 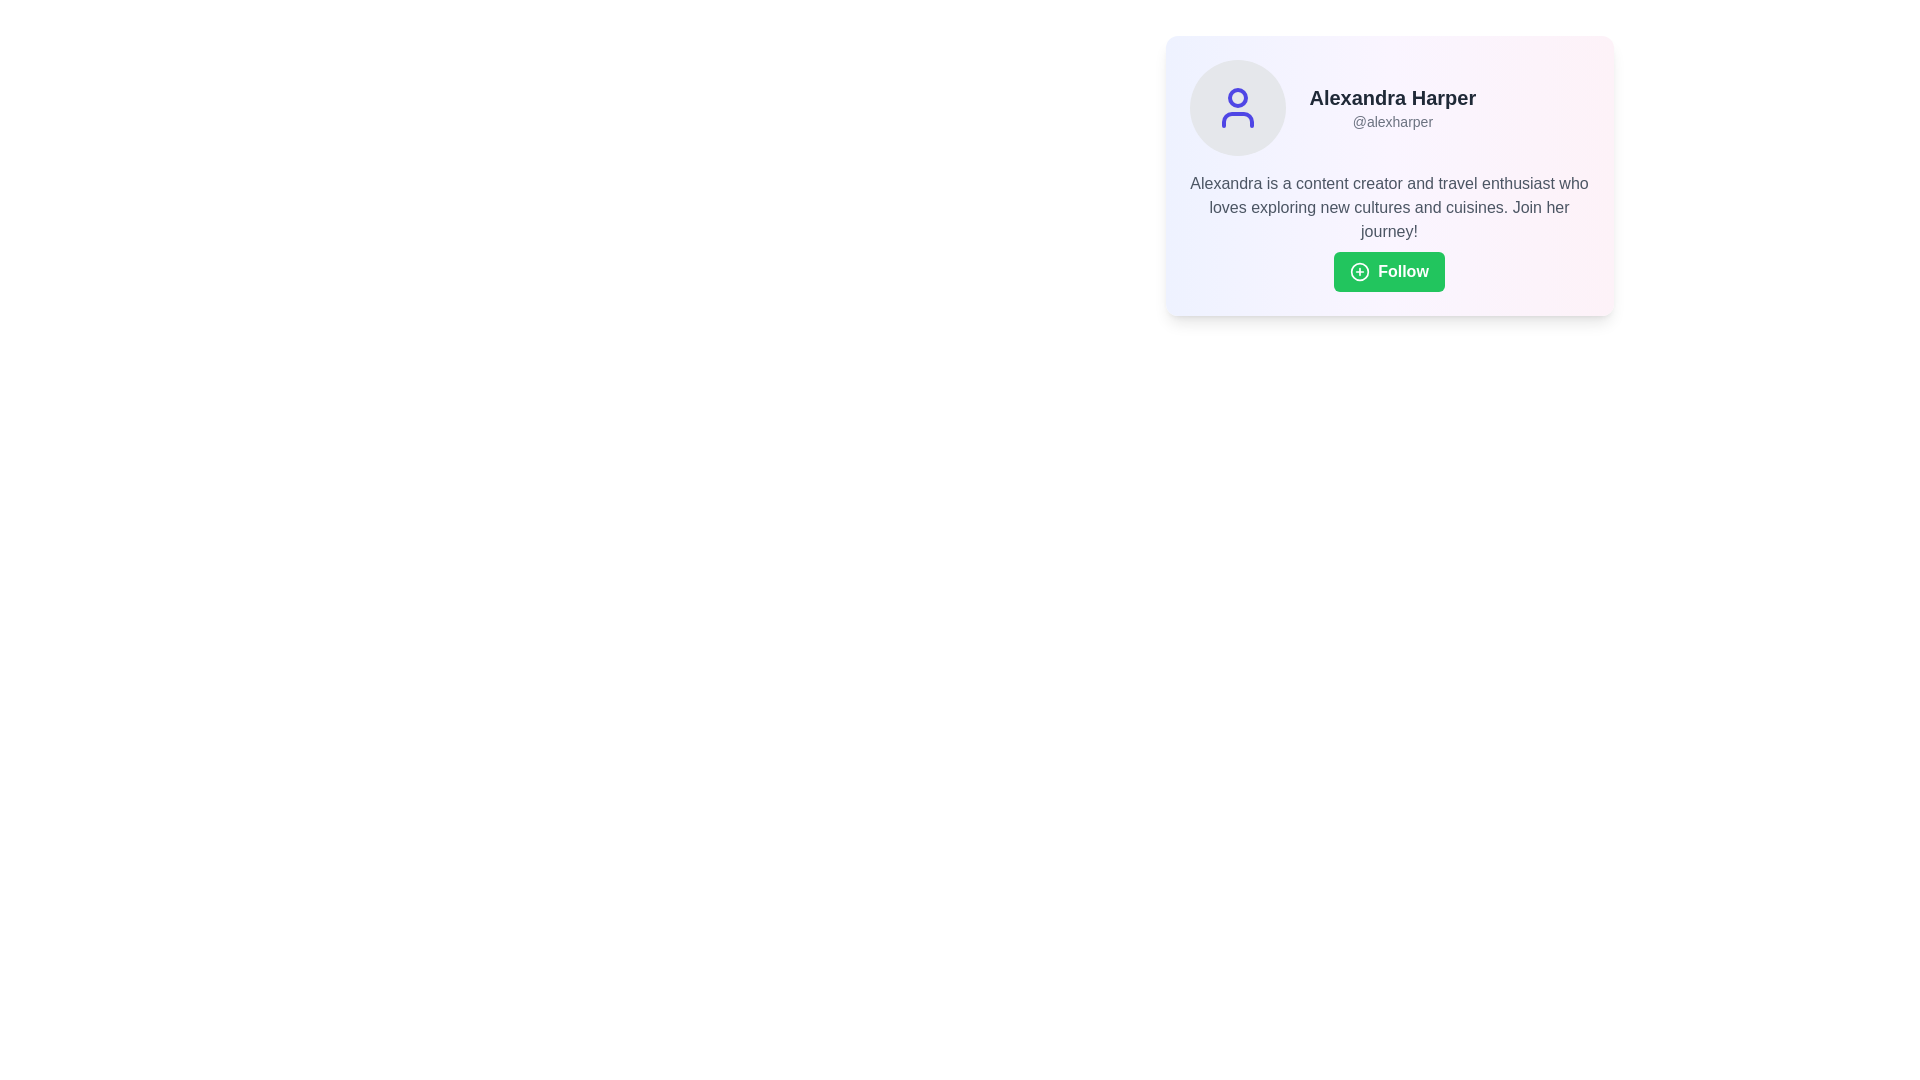 I want to click on the textual content block that states, "Alexandra is a content creator and travel enthusiast who loves exploring new cultures and cuisines. Join her journey!" styled in gray font, which is located above the 'Follow' button and below the header with 'Alexandra Harper' and '@alexharper', so click(x=1388, y=208).